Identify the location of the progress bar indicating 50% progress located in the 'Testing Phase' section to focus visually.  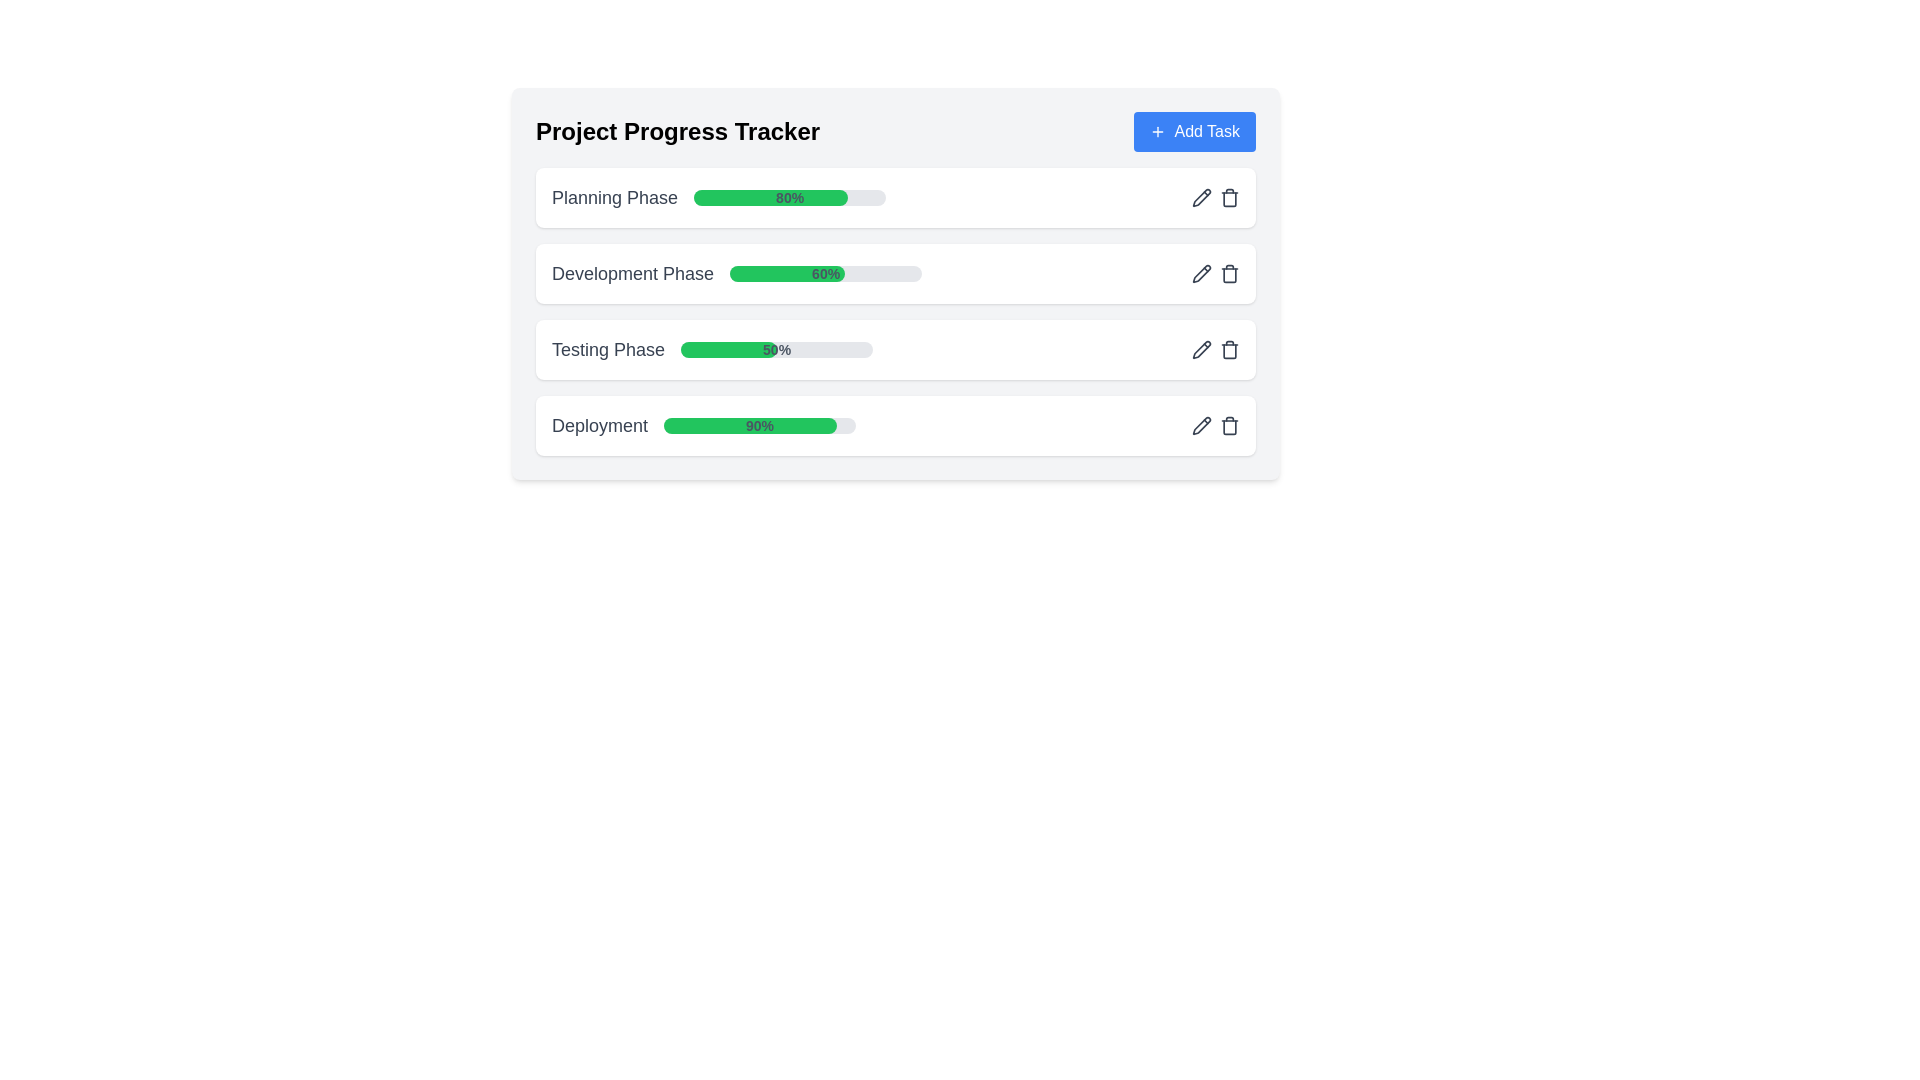
(776, 349).